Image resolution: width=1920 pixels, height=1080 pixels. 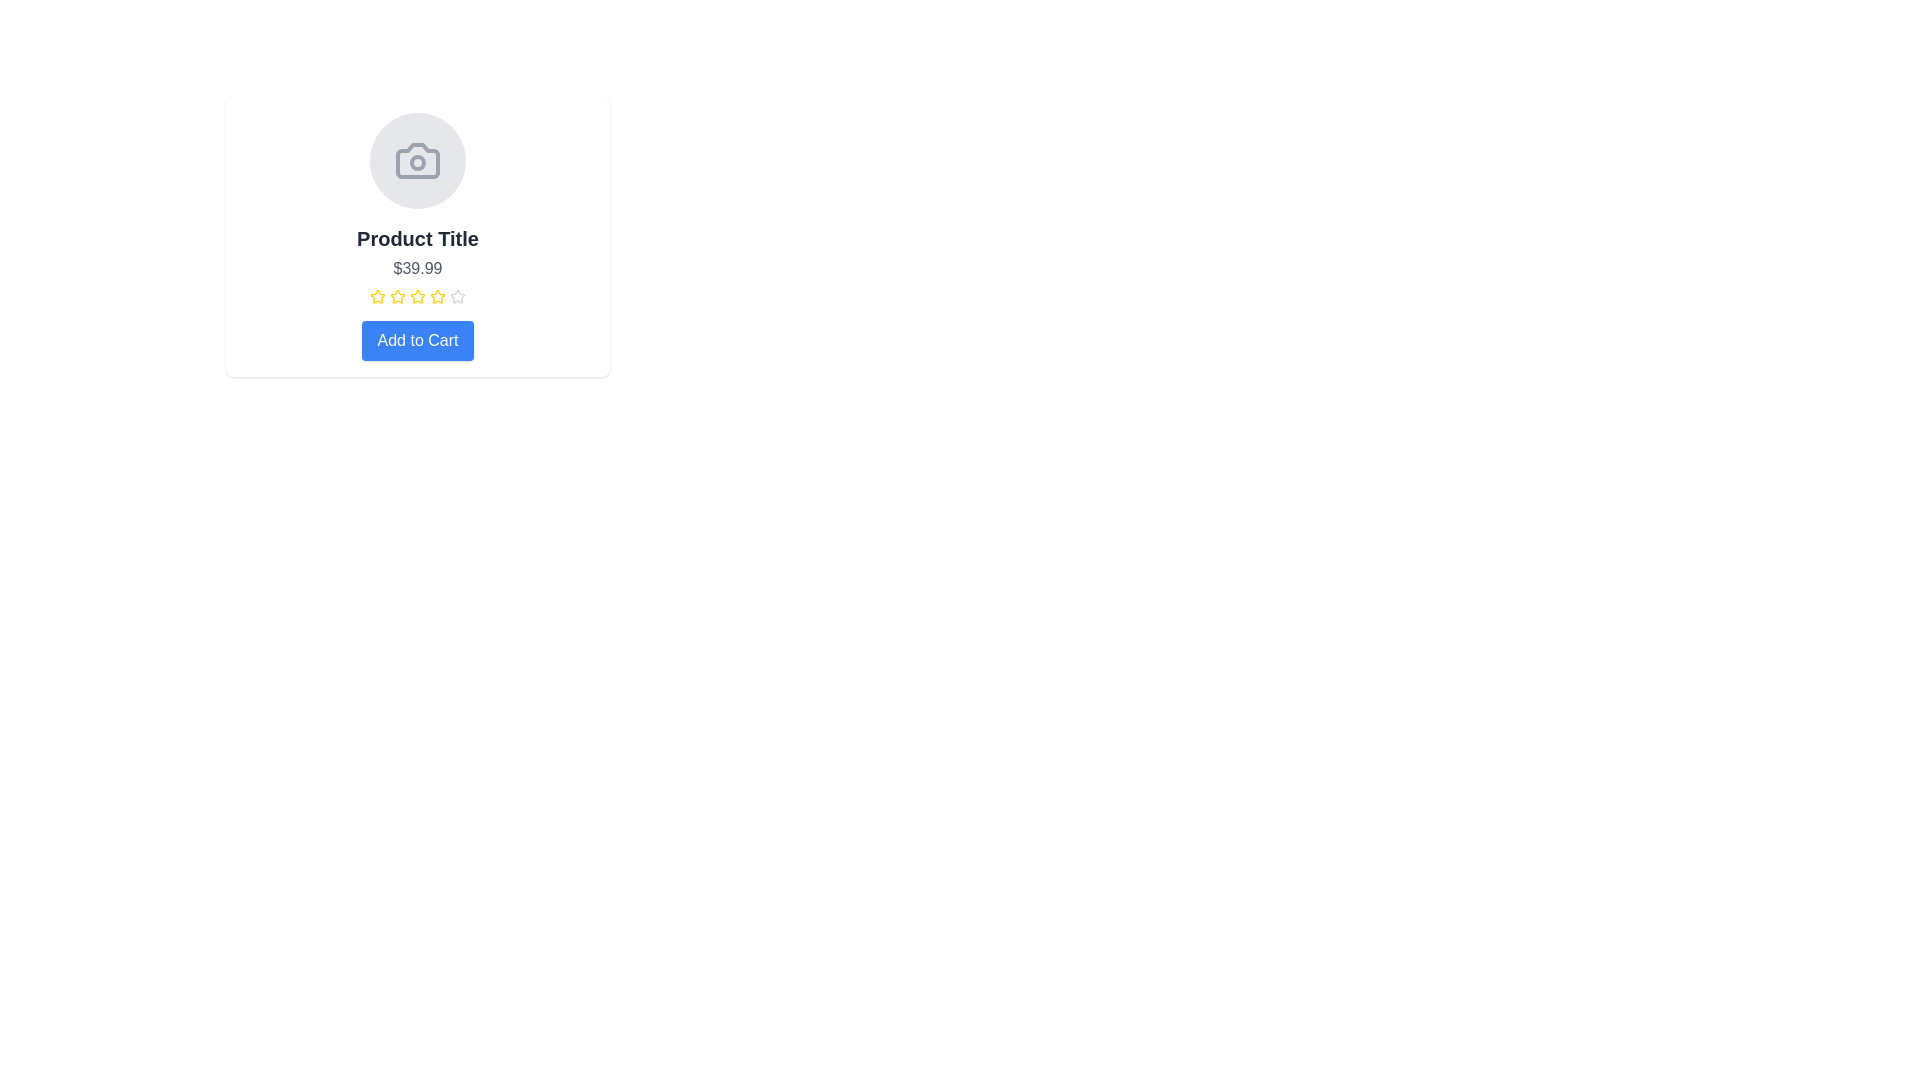 I want to click on the third yellow rating star icon below the product title and price, so click(x=436, y=296).